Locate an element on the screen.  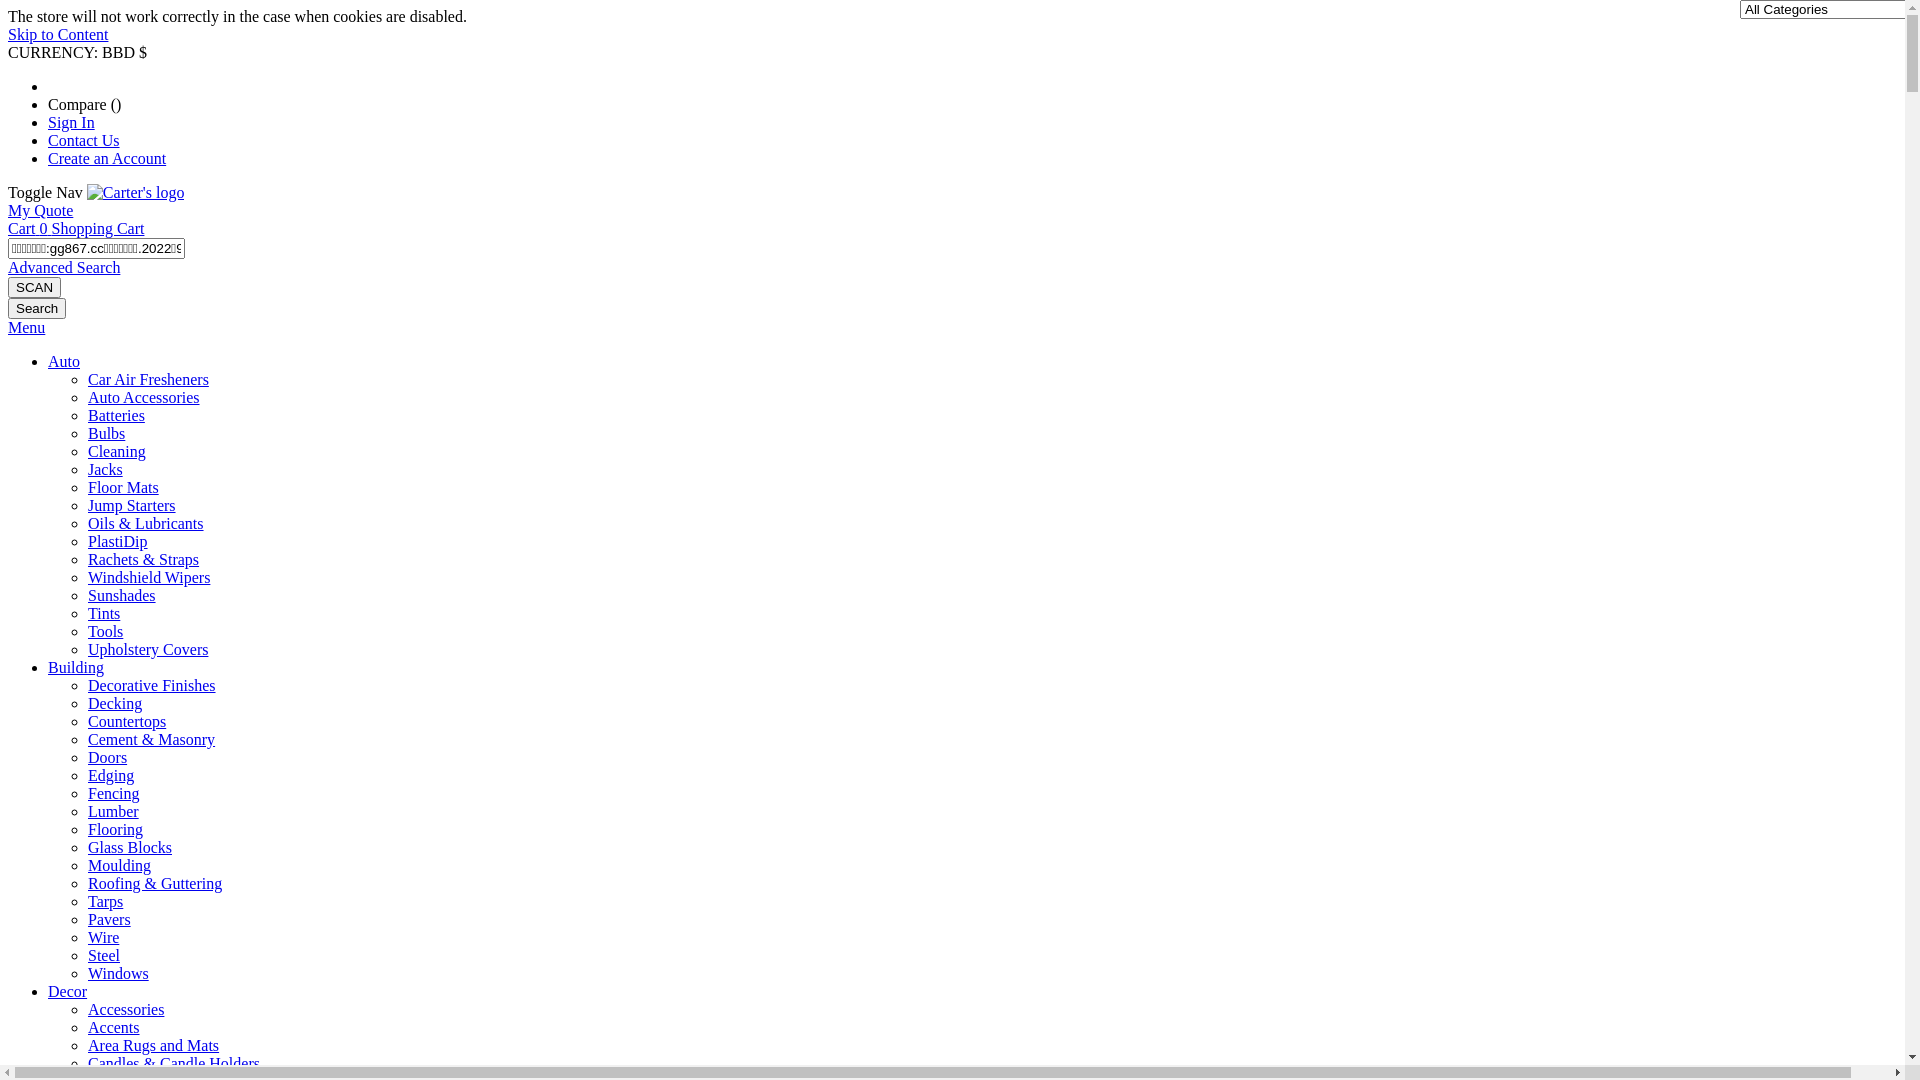
'My Quote' is located at coordinates (40, 210).